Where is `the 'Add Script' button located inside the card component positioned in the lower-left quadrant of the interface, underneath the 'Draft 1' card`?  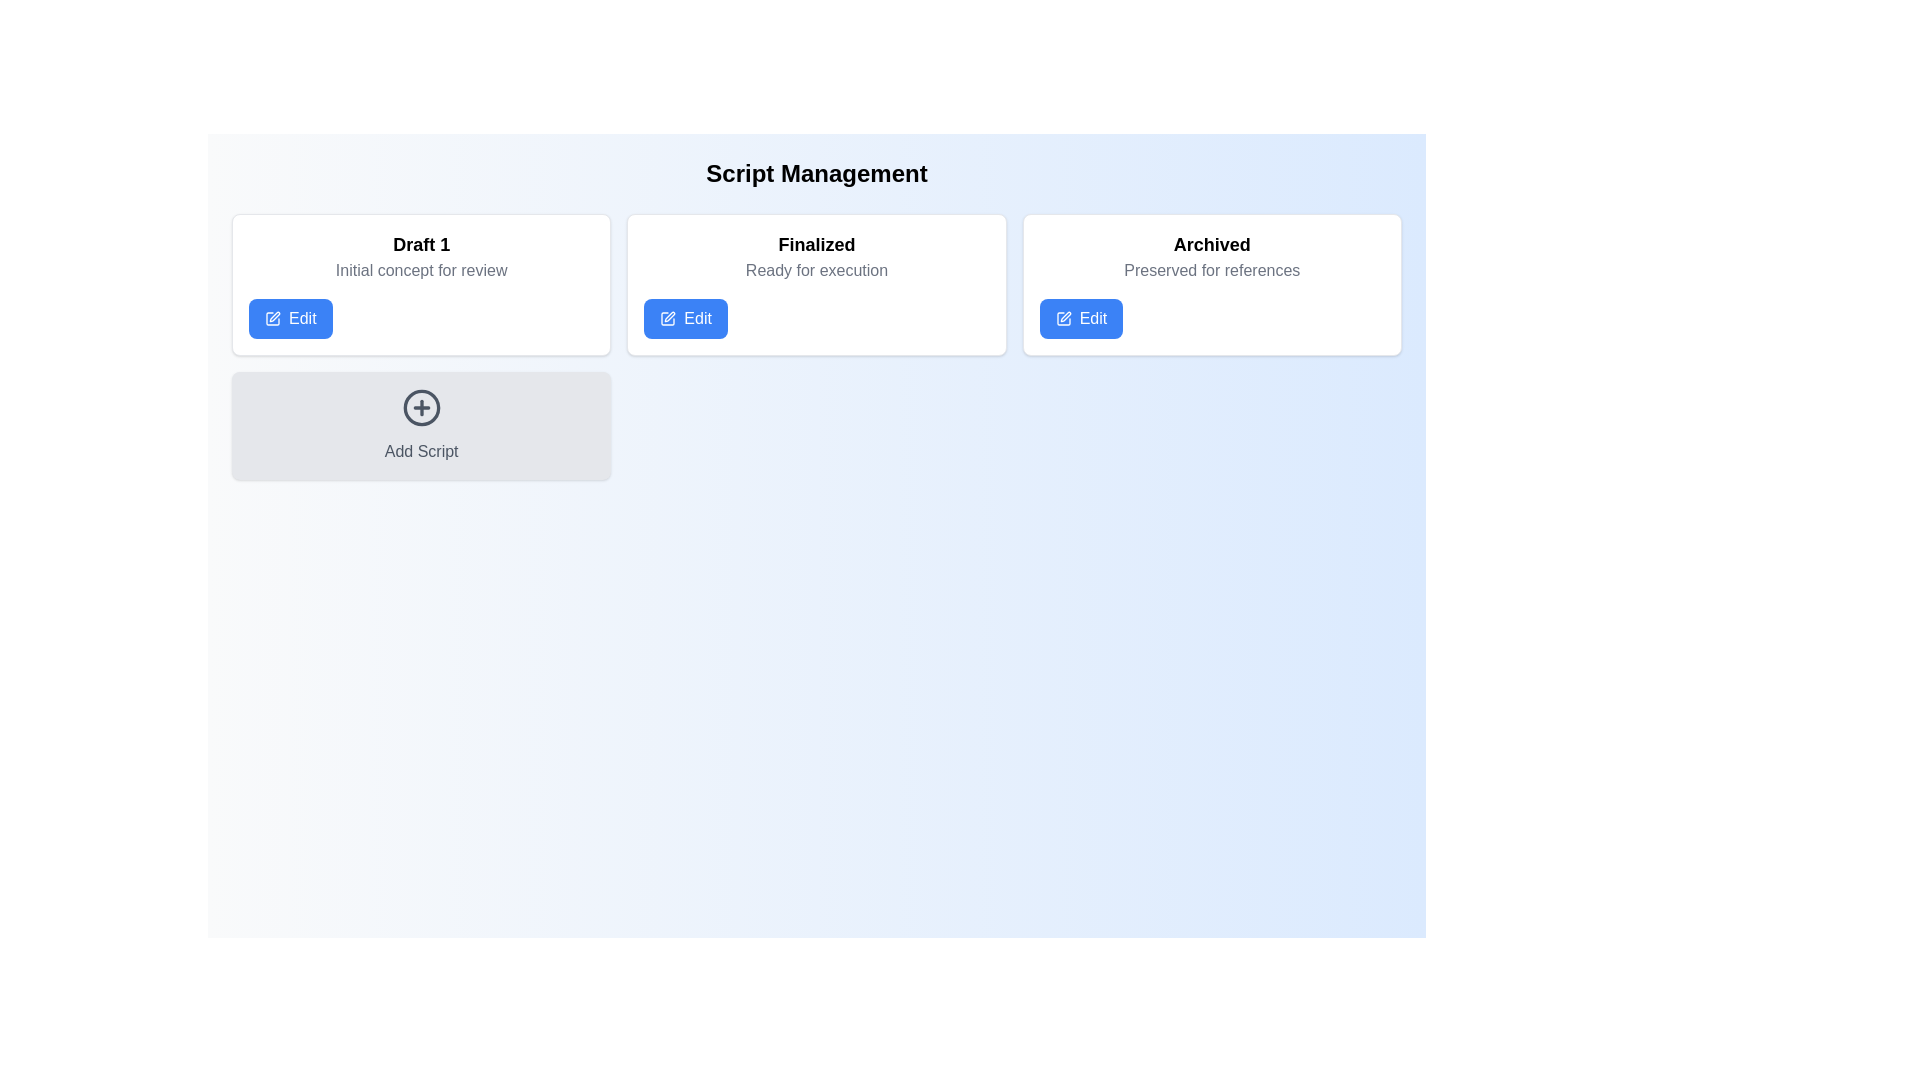 the 'Add Script' button located inside the card component positioned in the lower-left quadrant of the interface, underneath the 'Draft 1' card is located at coordinates (420, 407).